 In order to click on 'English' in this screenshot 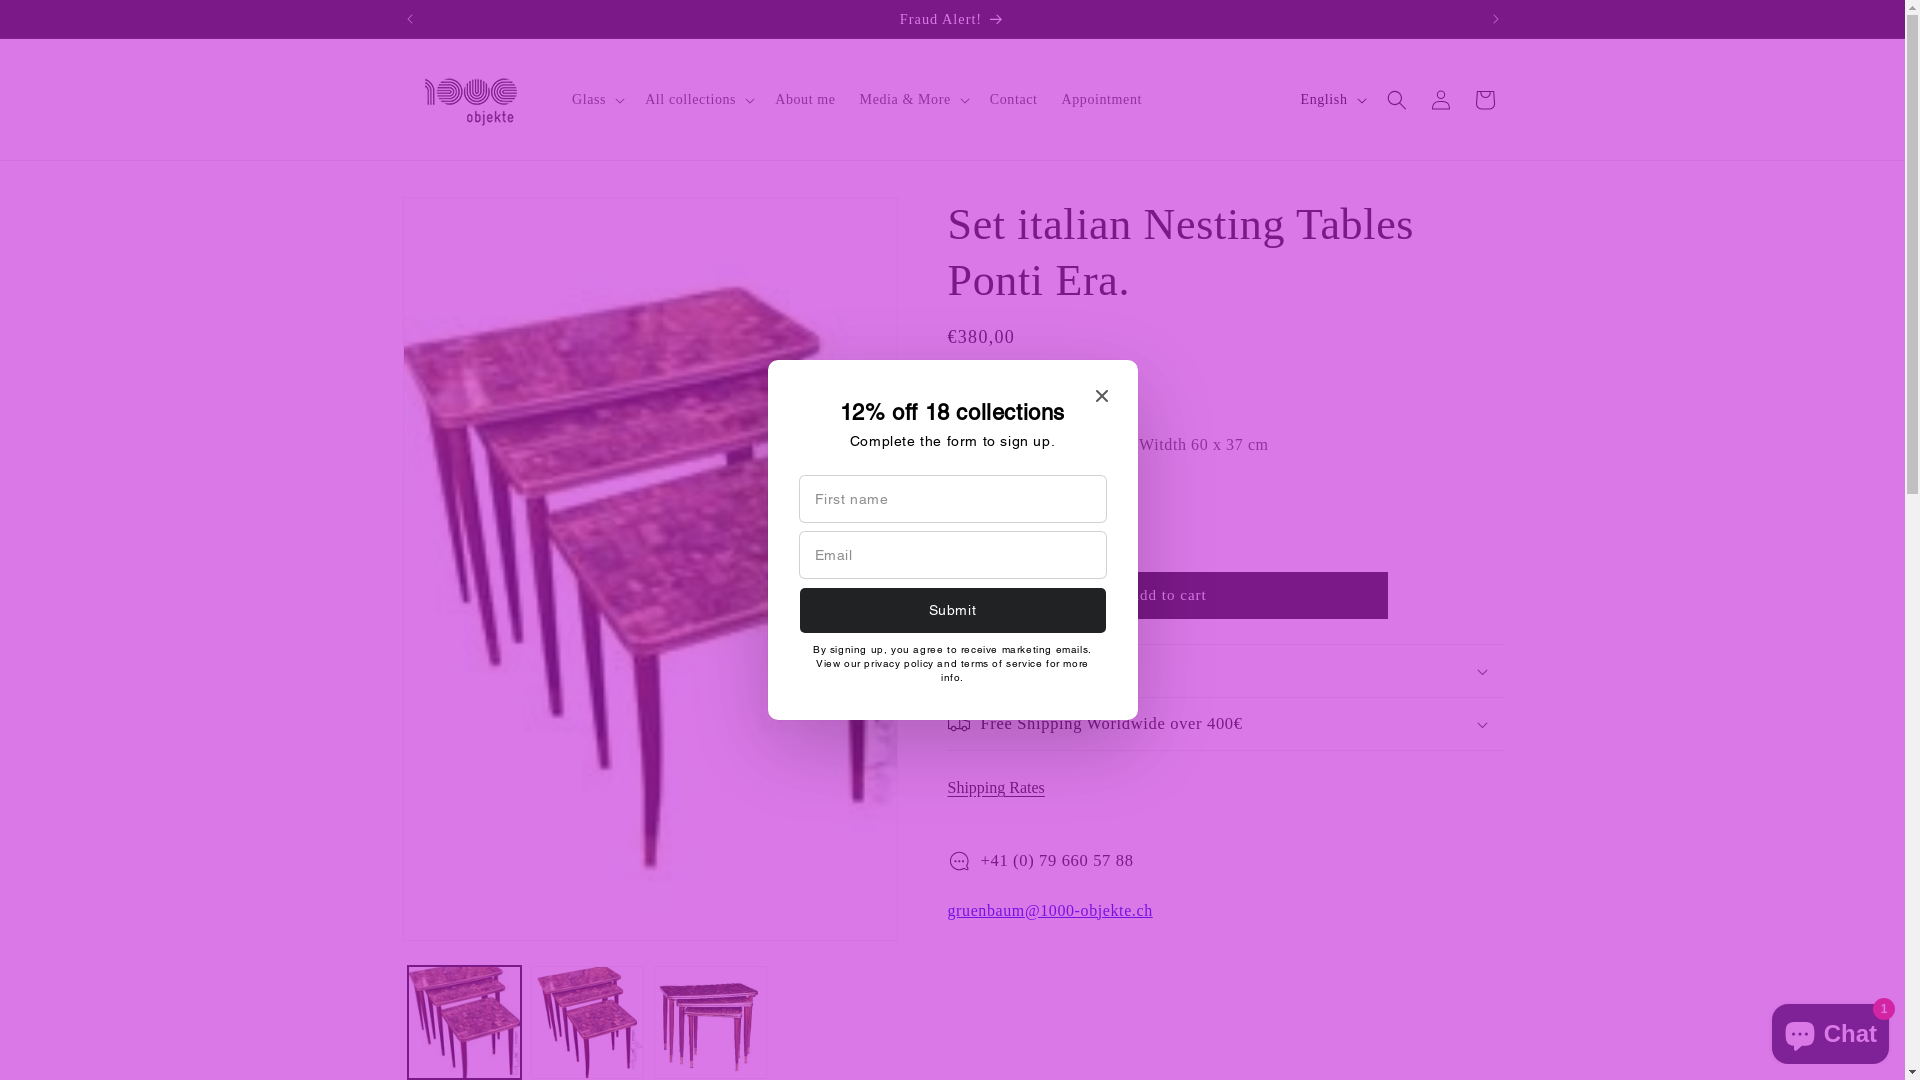, I will do `click(1289, 100)`.